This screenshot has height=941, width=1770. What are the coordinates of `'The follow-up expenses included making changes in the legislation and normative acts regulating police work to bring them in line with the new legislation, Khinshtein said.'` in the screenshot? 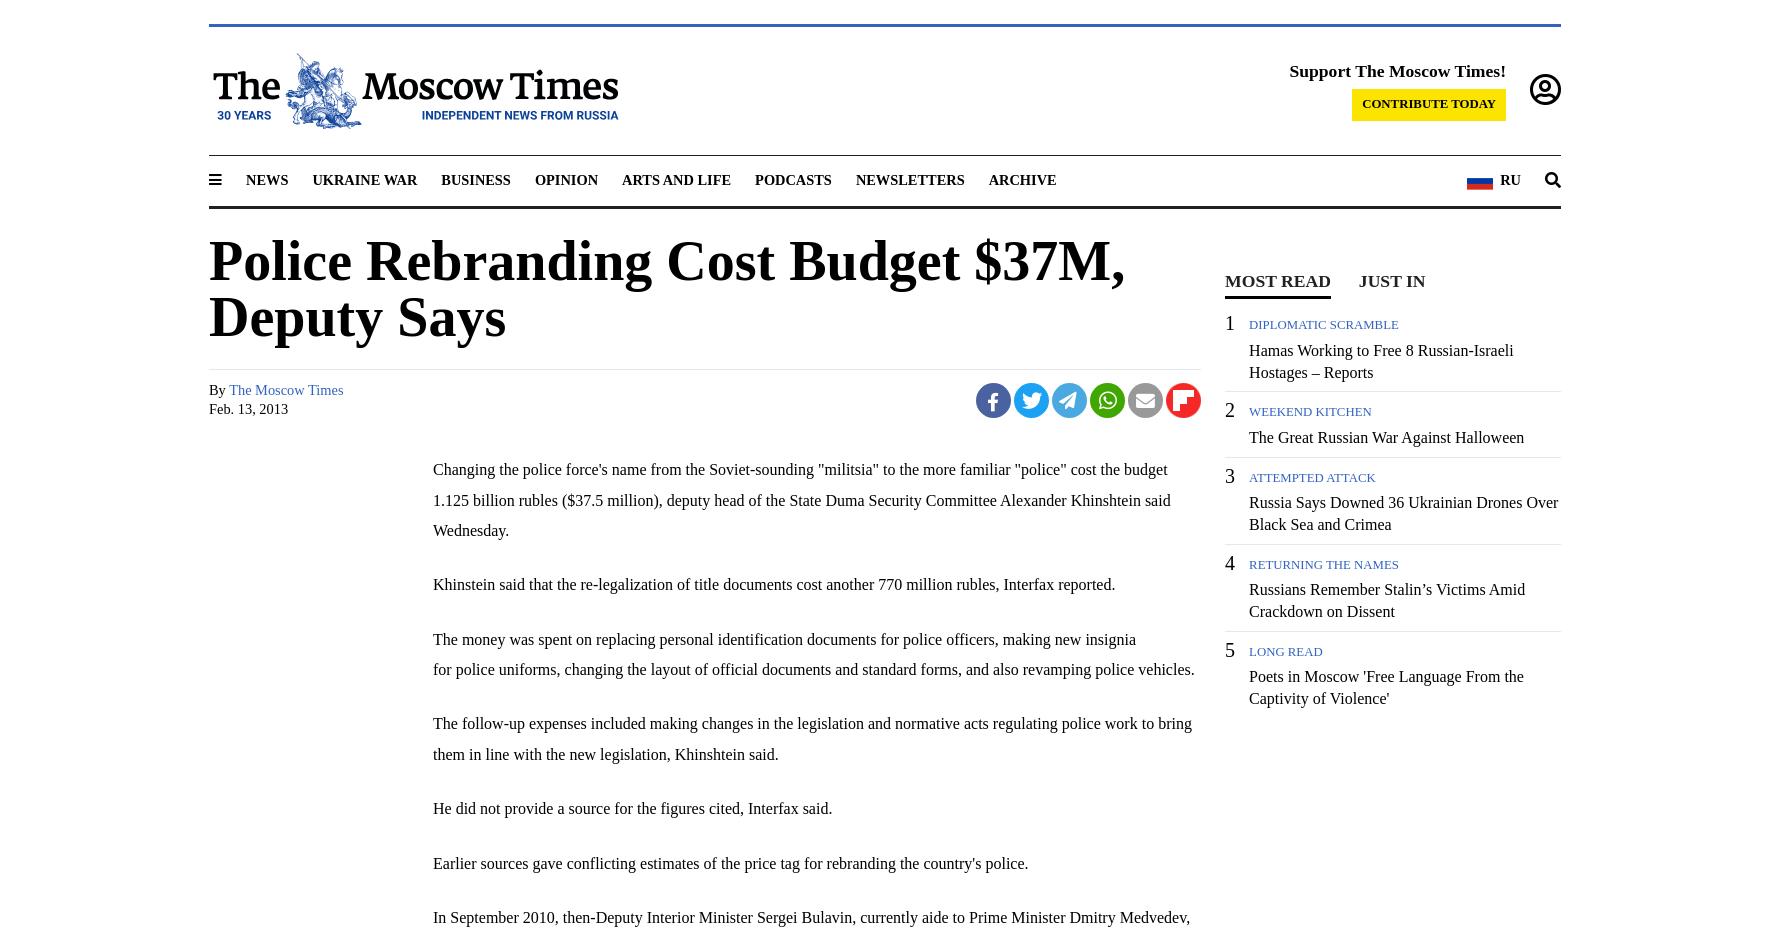 It's located at (812, 737).